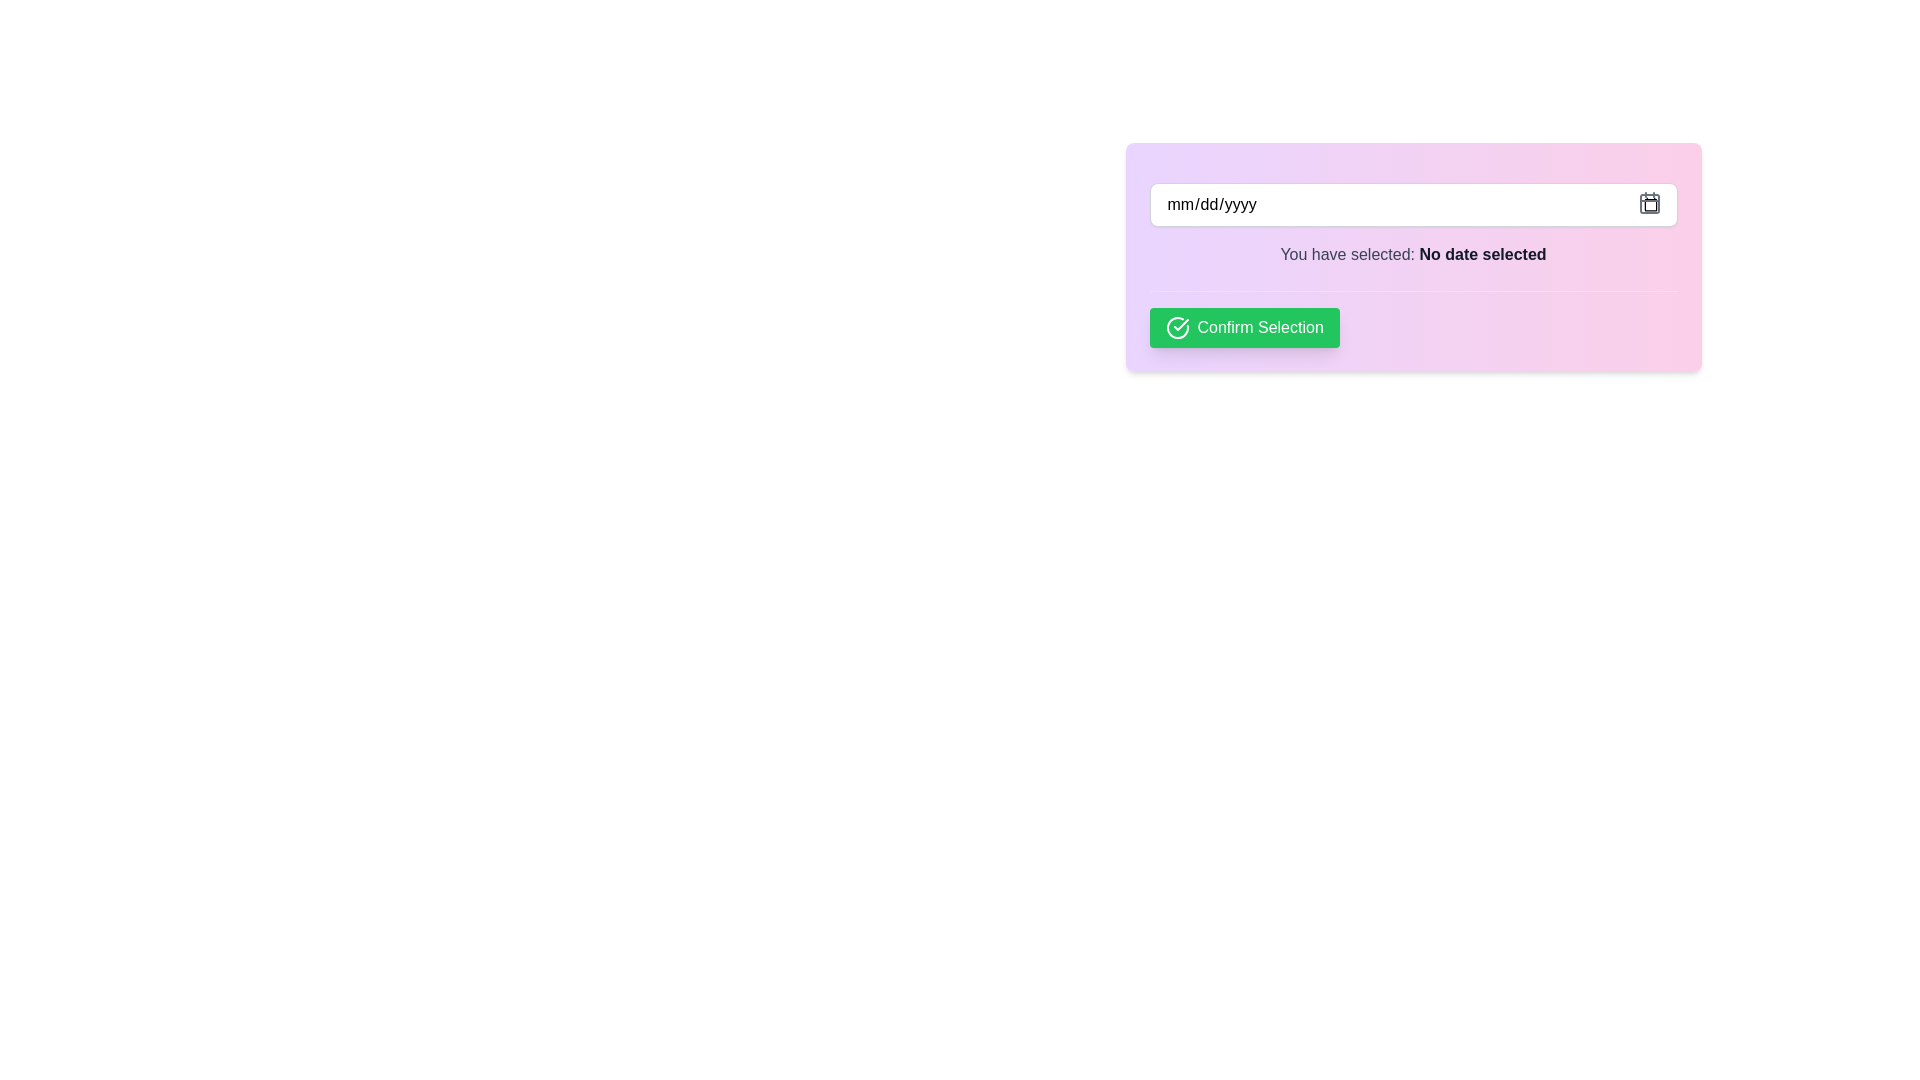 This screenshot has width=1920, height=1080. Describe the element at coordinates (1259, 326) in the screenshot. I see `the text label that serves as the title or description for the confirm selection button, located centrally within the green button on the bottom-left side of the interface` at that location.